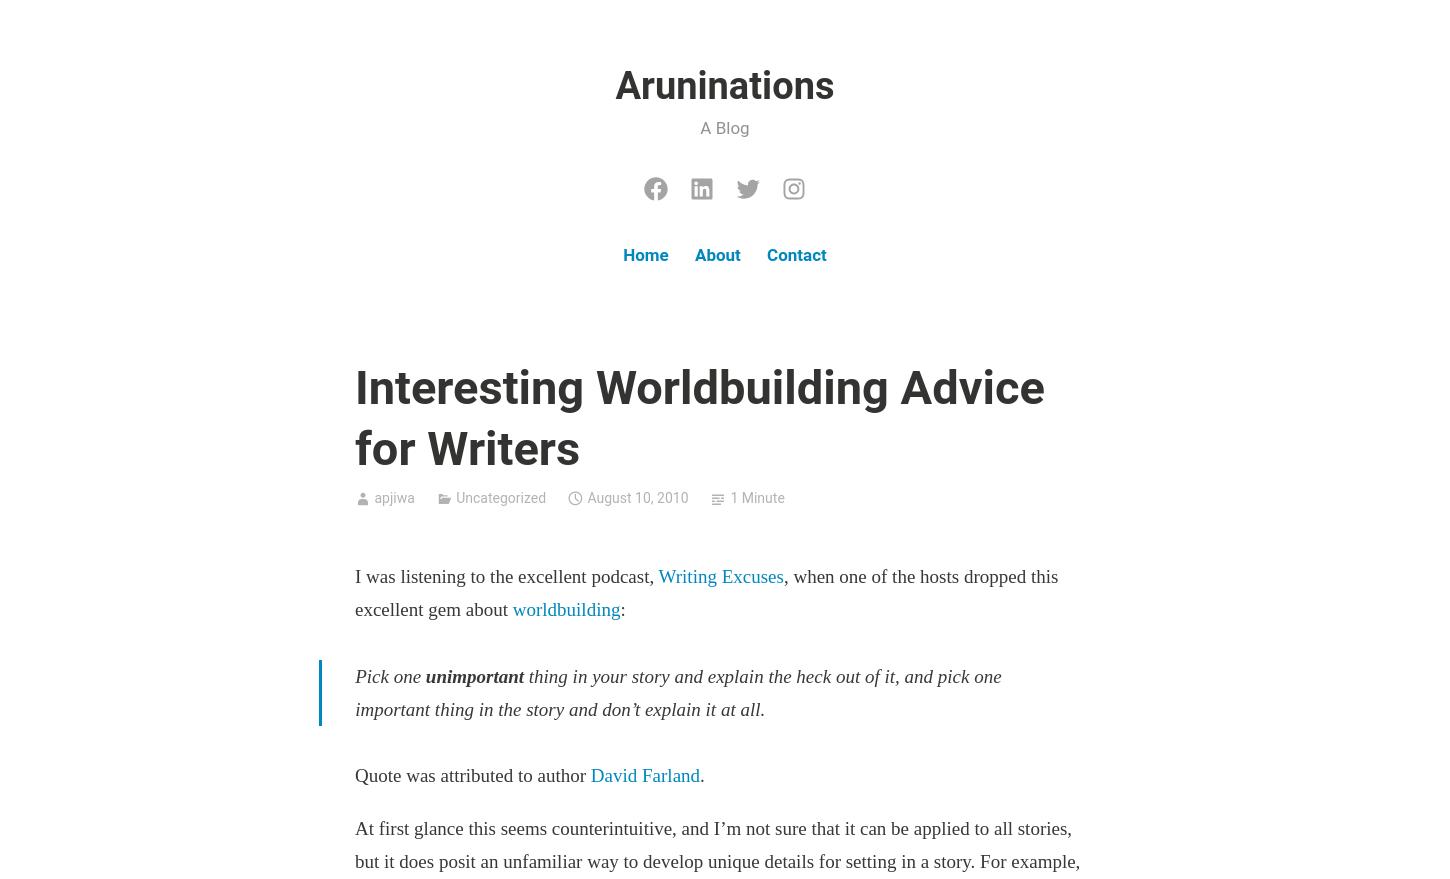  I want to click on 'Quote was attributed to author', so click(354, 775).